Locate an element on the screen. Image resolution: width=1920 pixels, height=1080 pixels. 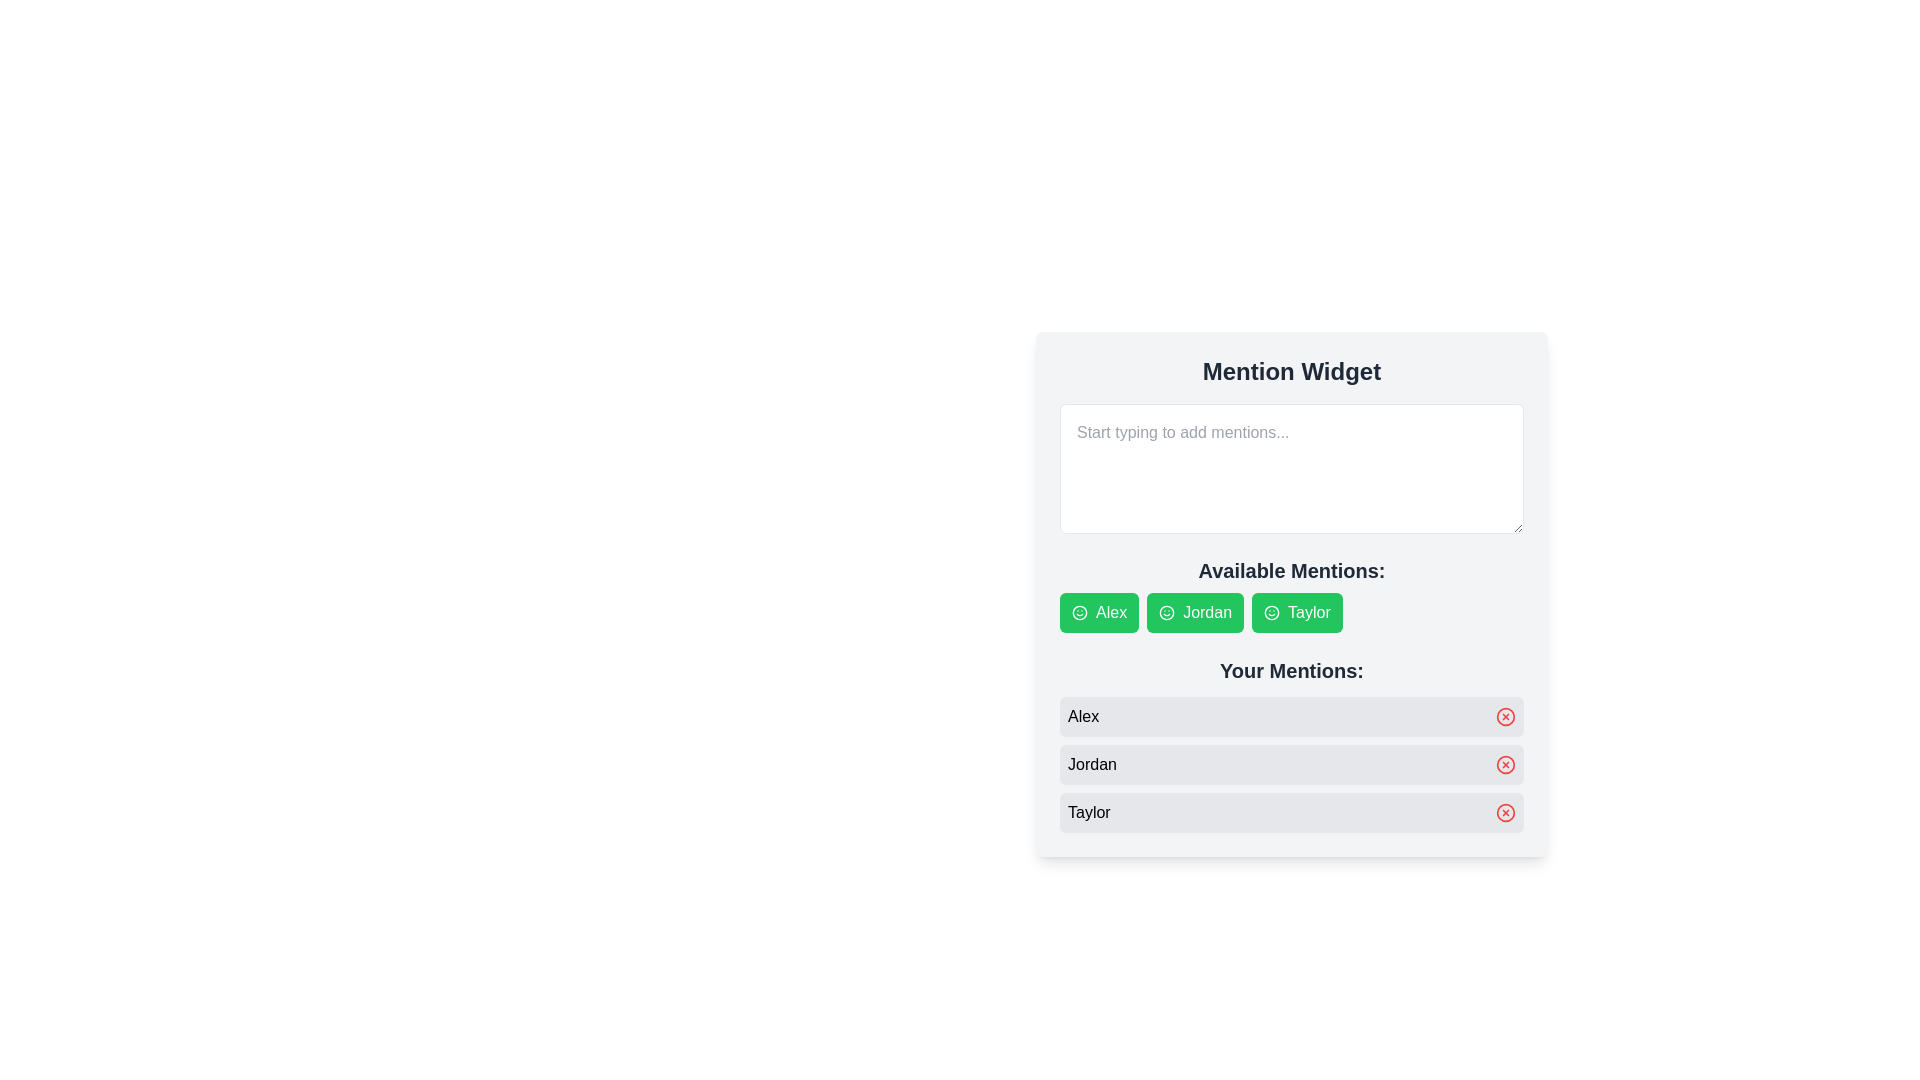
the interactive circular button with a cross to the far right of the 'Taylor' mention in the 'Your Mentions' list is located at coordinates (1506, 813).